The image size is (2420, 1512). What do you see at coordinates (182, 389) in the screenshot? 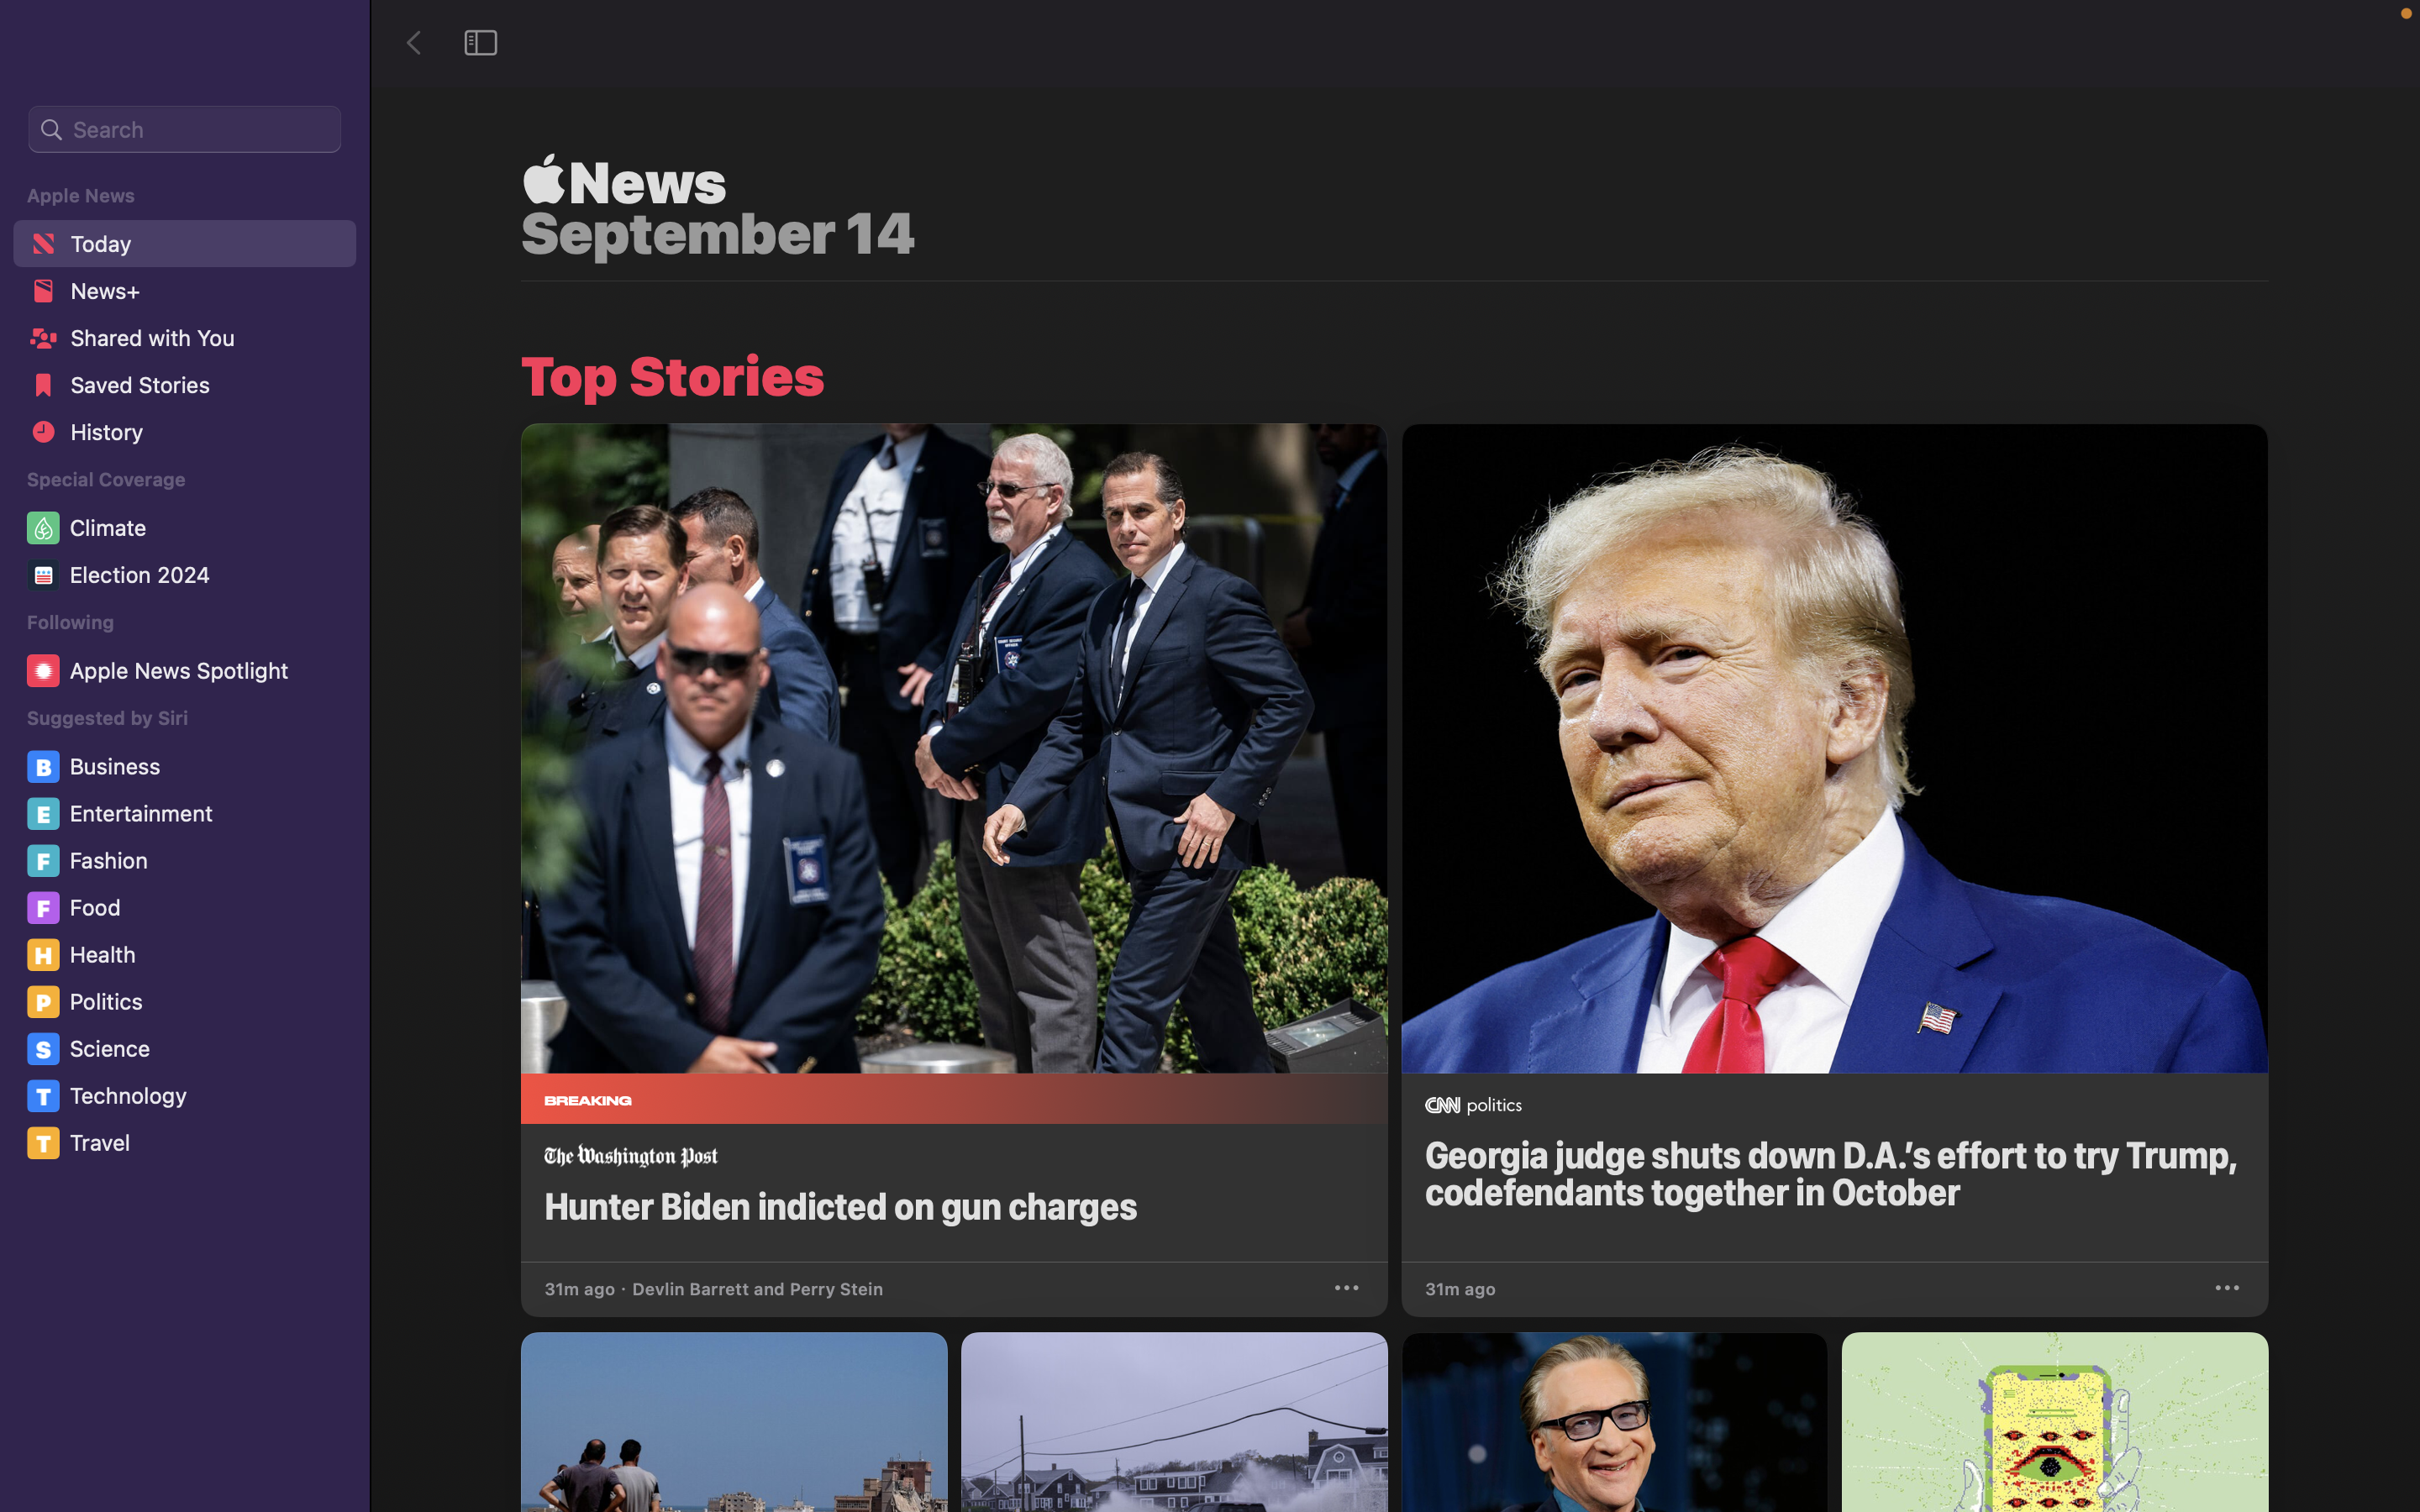
I see `the saved news items` at bounding box center [182, 389].